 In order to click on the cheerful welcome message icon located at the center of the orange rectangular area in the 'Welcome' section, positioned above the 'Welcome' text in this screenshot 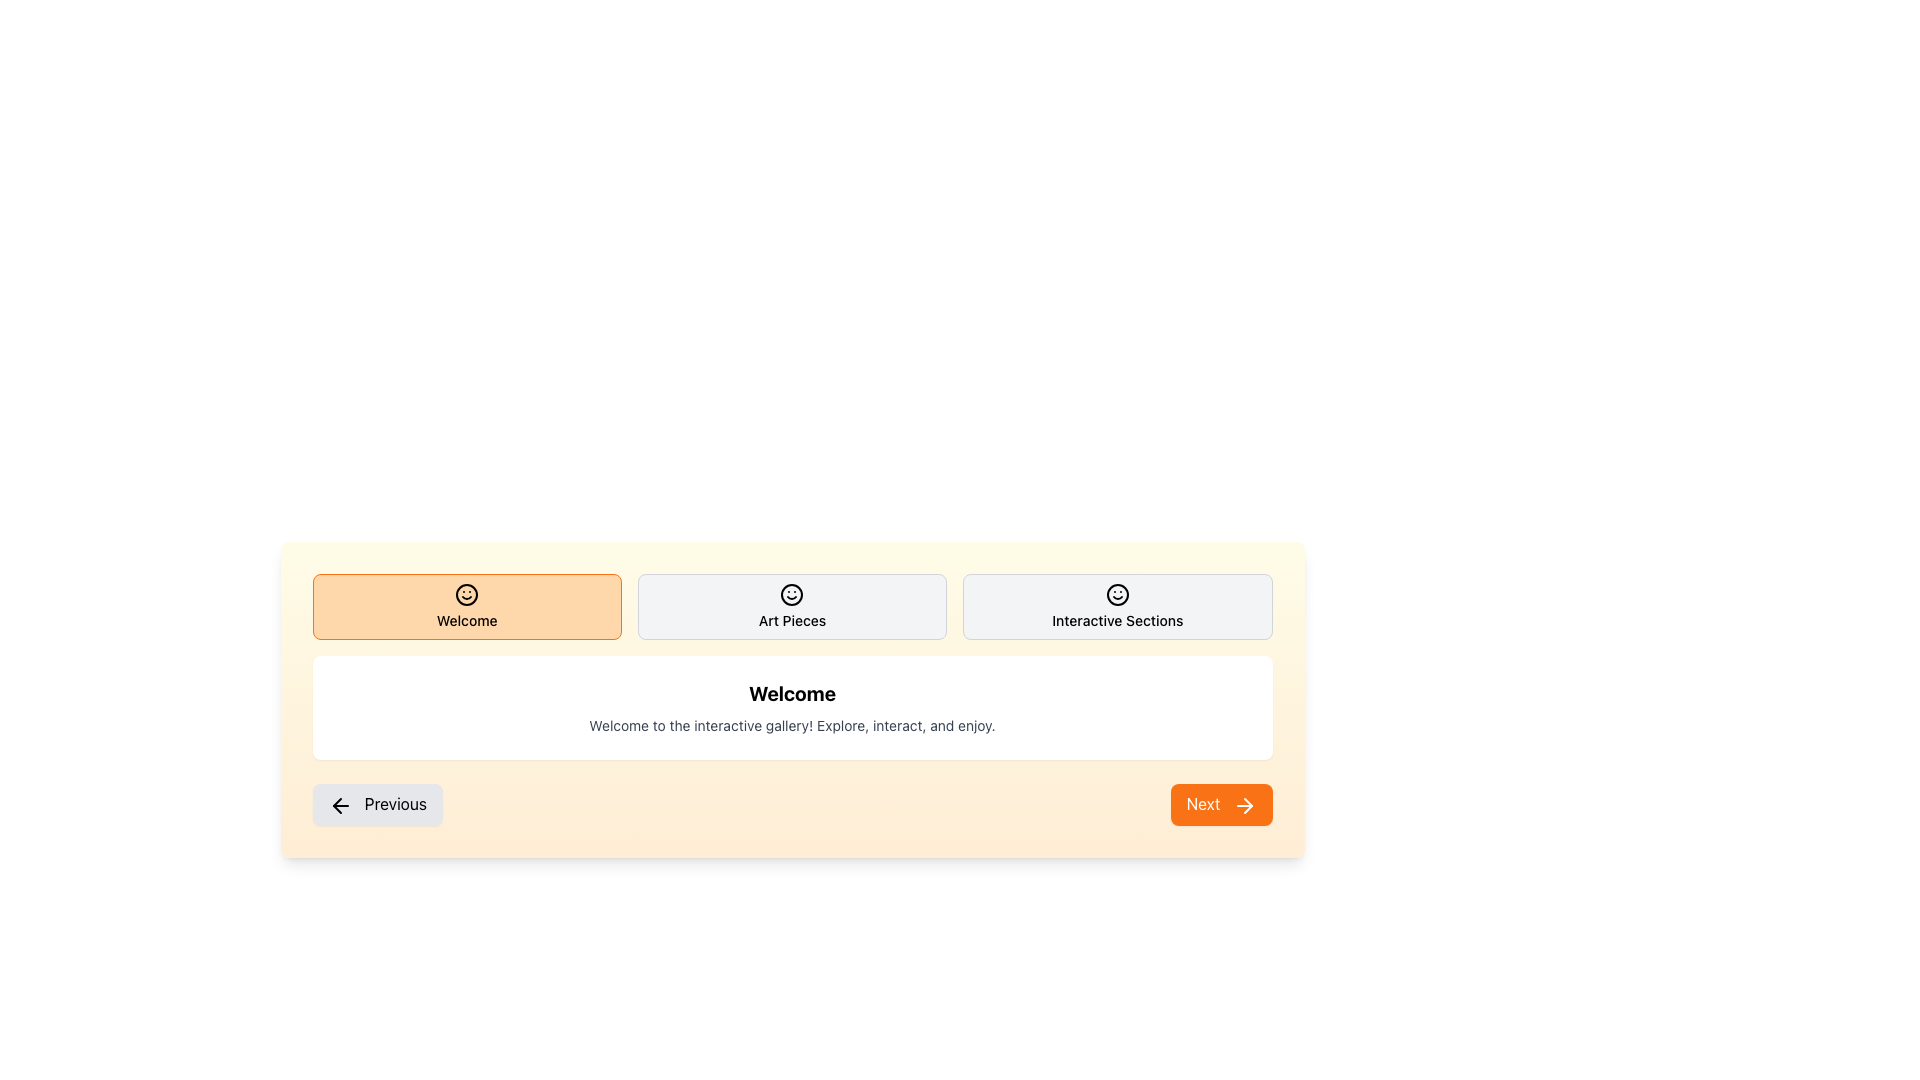, I will do `click(466, 593)`.